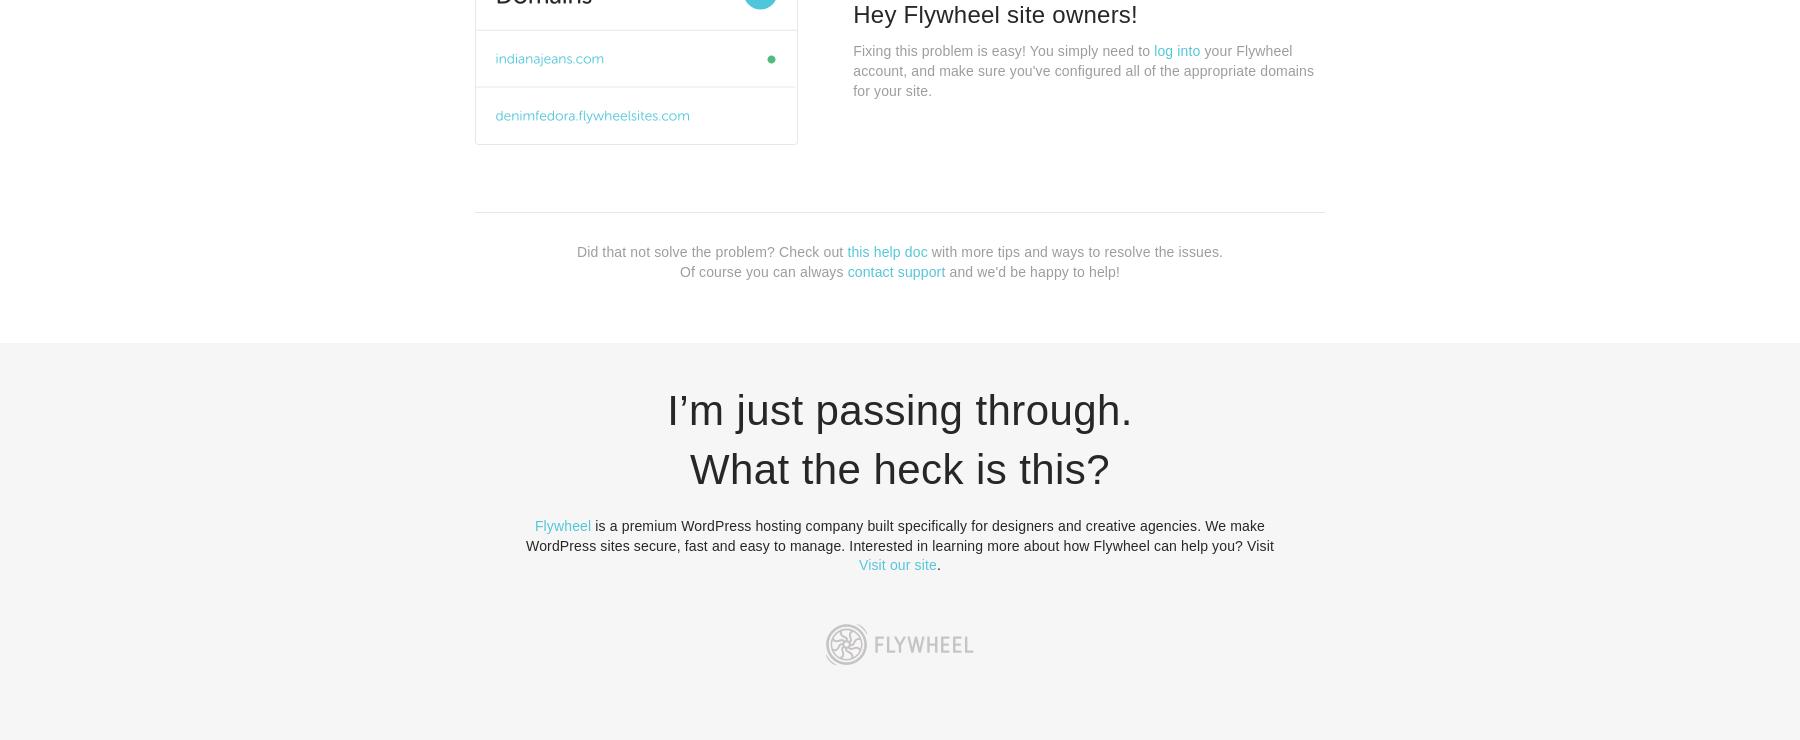 Image resolution: width=1800 pixels, height=740 pixels. I want to click on 'Visit our site', so click(897, 563).